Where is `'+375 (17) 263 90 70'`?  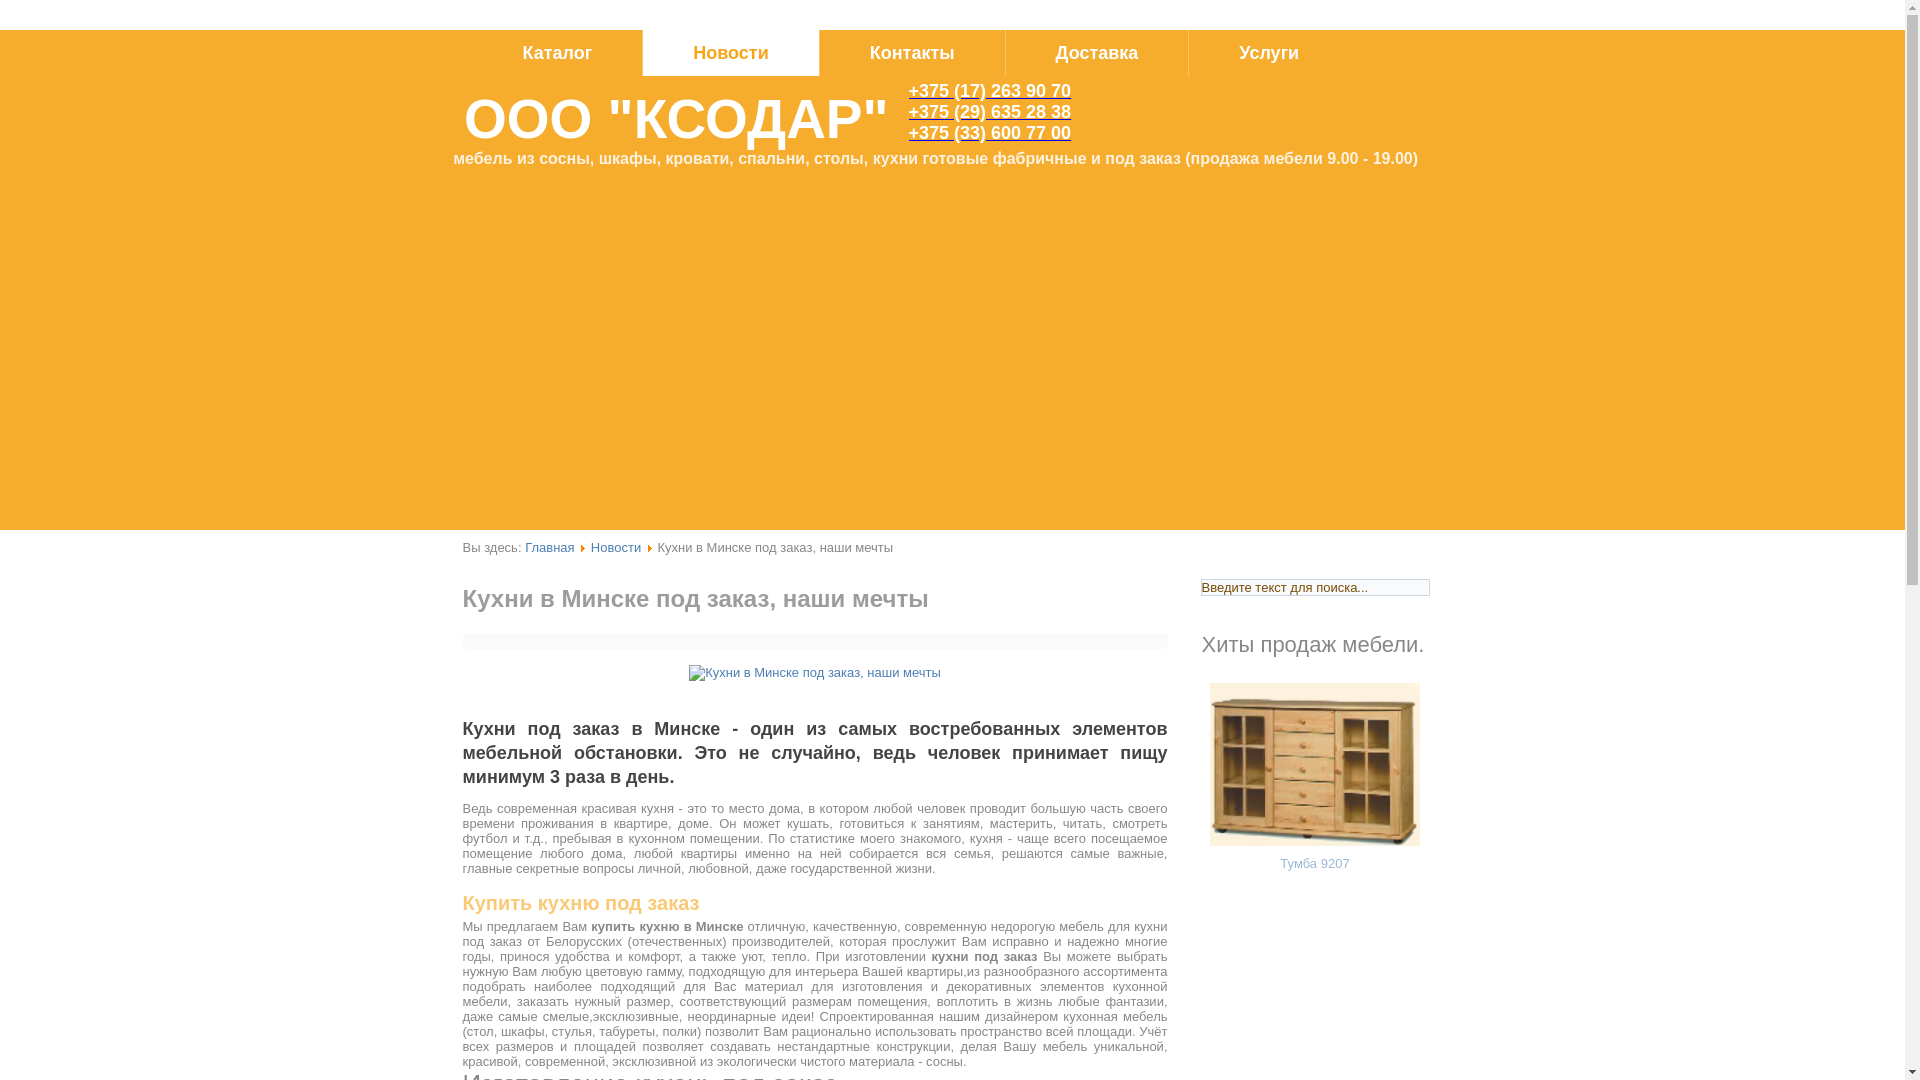 '+375 (17) 263 90 70' is located at coordinates (989, 91).